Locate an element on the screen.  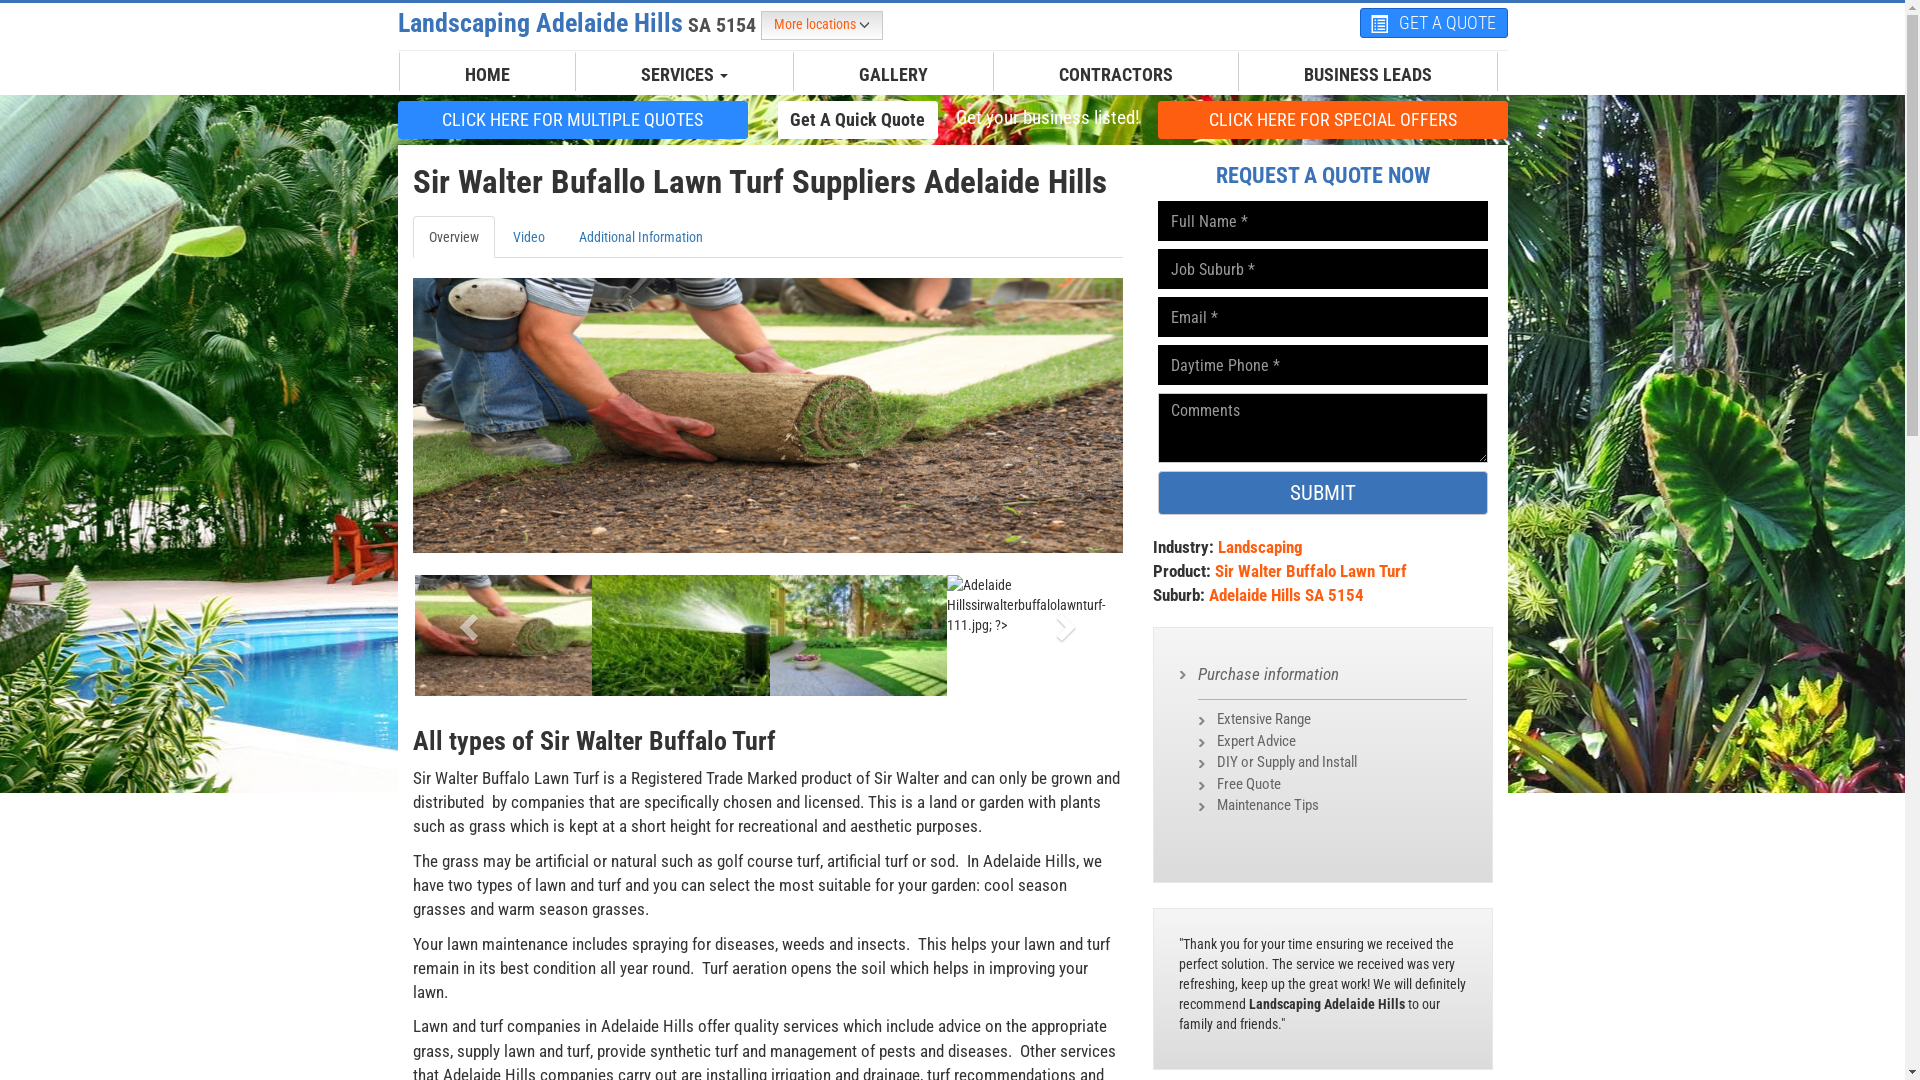
'SERVICES' is located at coordinates (624, 73).